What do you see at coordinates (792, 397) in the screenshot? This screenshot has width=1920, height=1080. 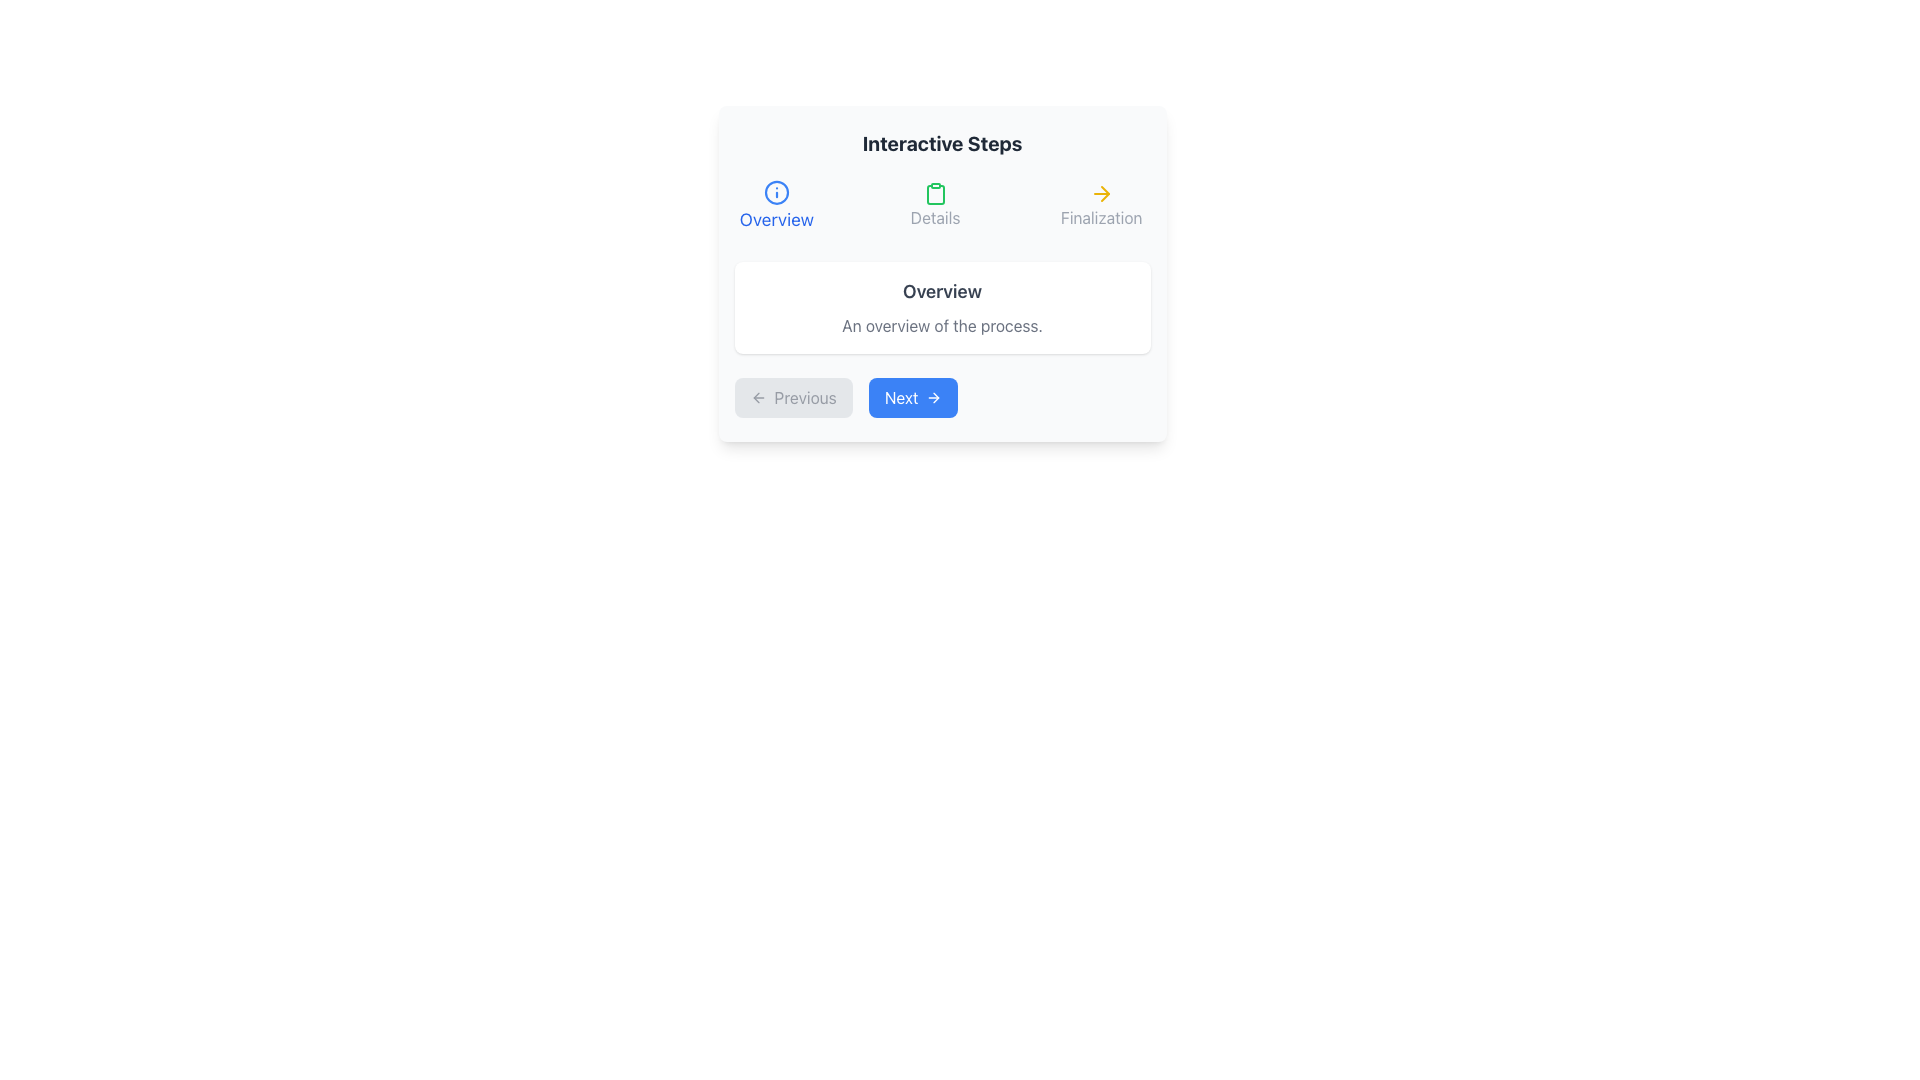 I see `the 'Previous' button, which is a rectangular button with a rounded border and gray background, located at the bottom-left of the central interactive panel` at bounding box center [792, 397].